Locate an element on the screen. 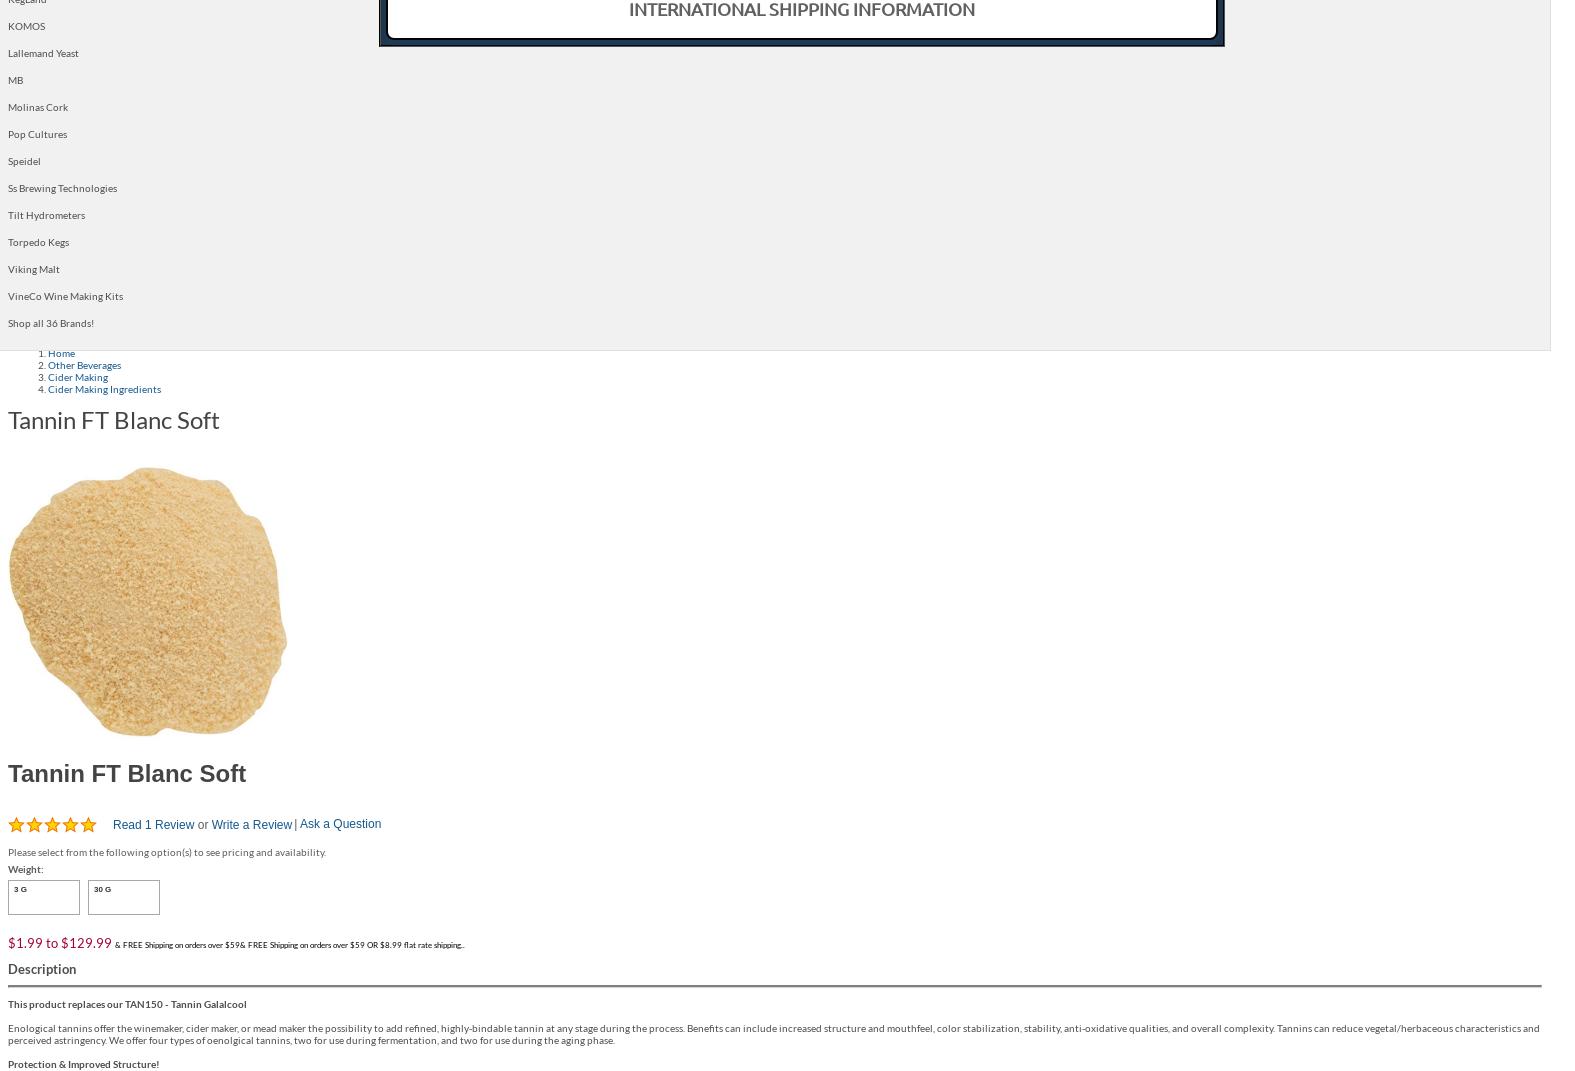  'Cider Making Ingredients' is located at coordinates (103, 388).